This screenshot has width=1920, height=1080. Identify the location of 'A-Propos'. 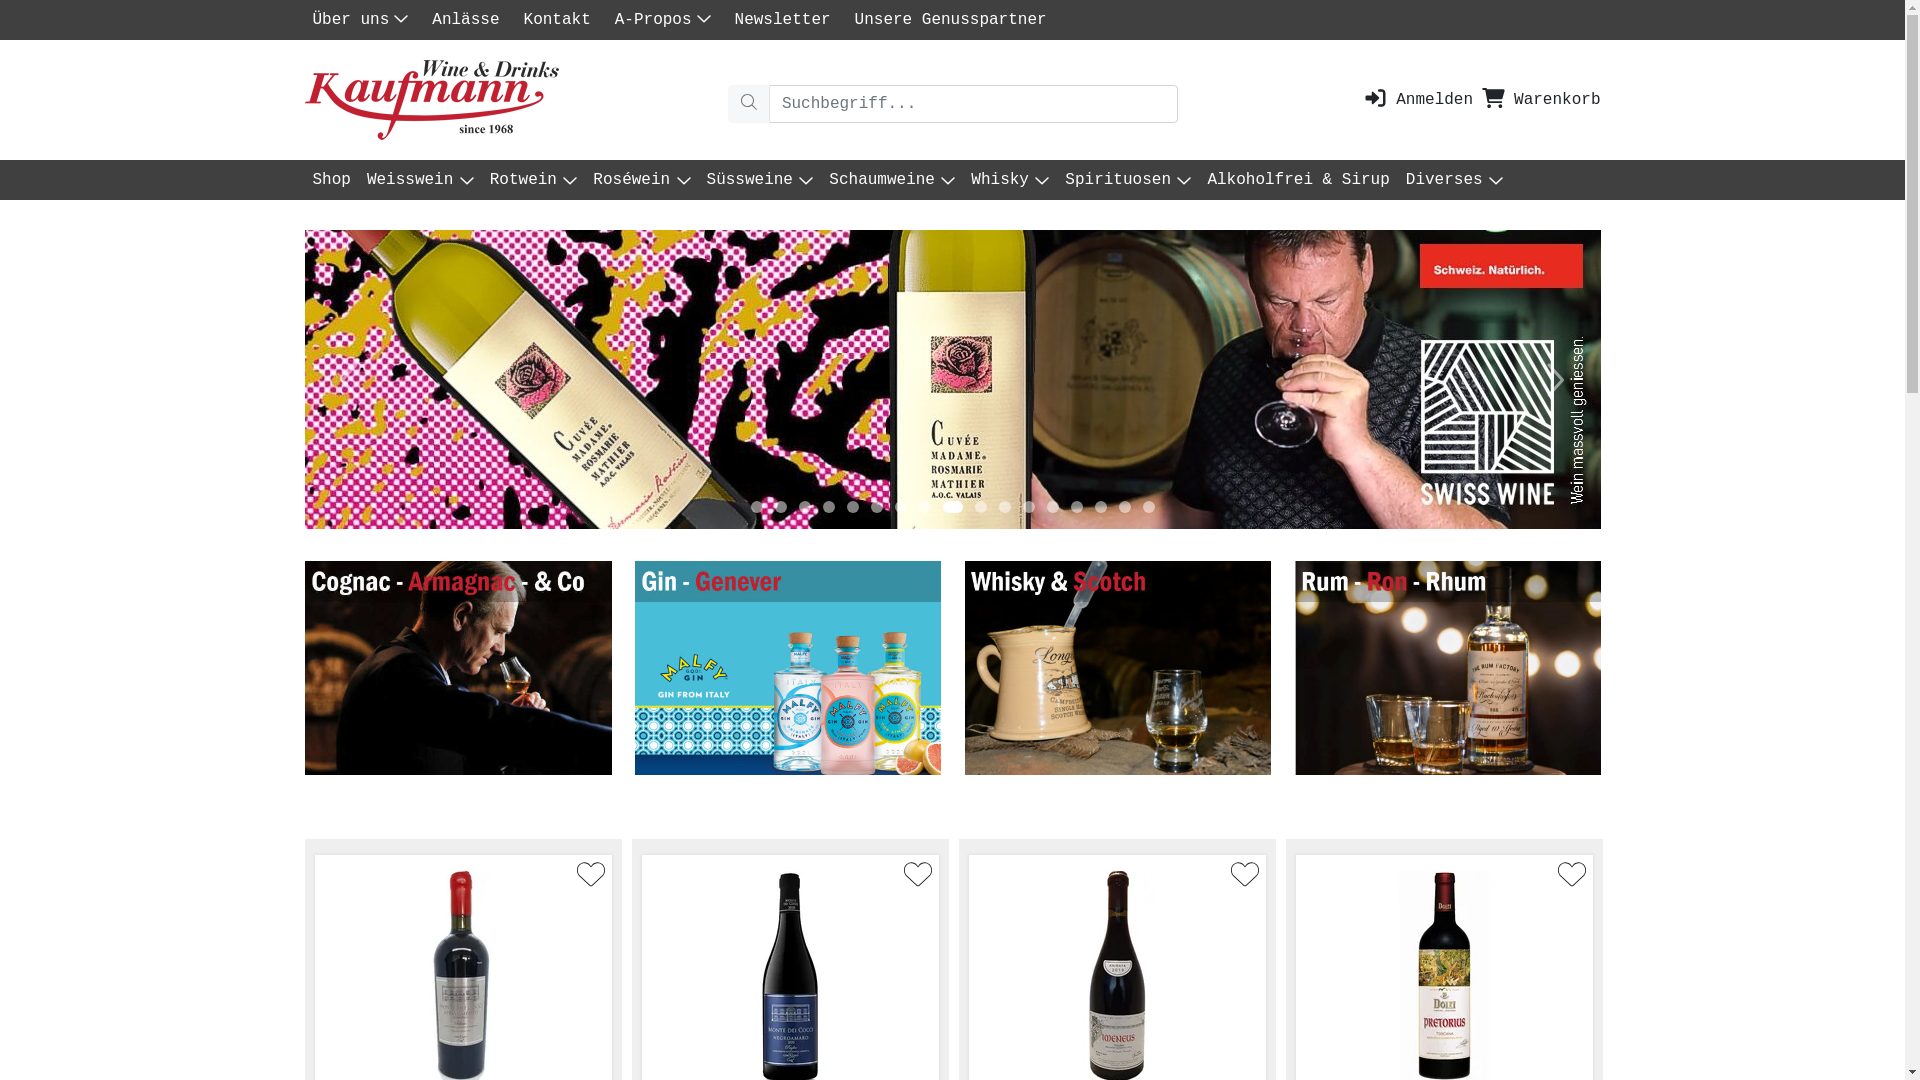
(667, 19).